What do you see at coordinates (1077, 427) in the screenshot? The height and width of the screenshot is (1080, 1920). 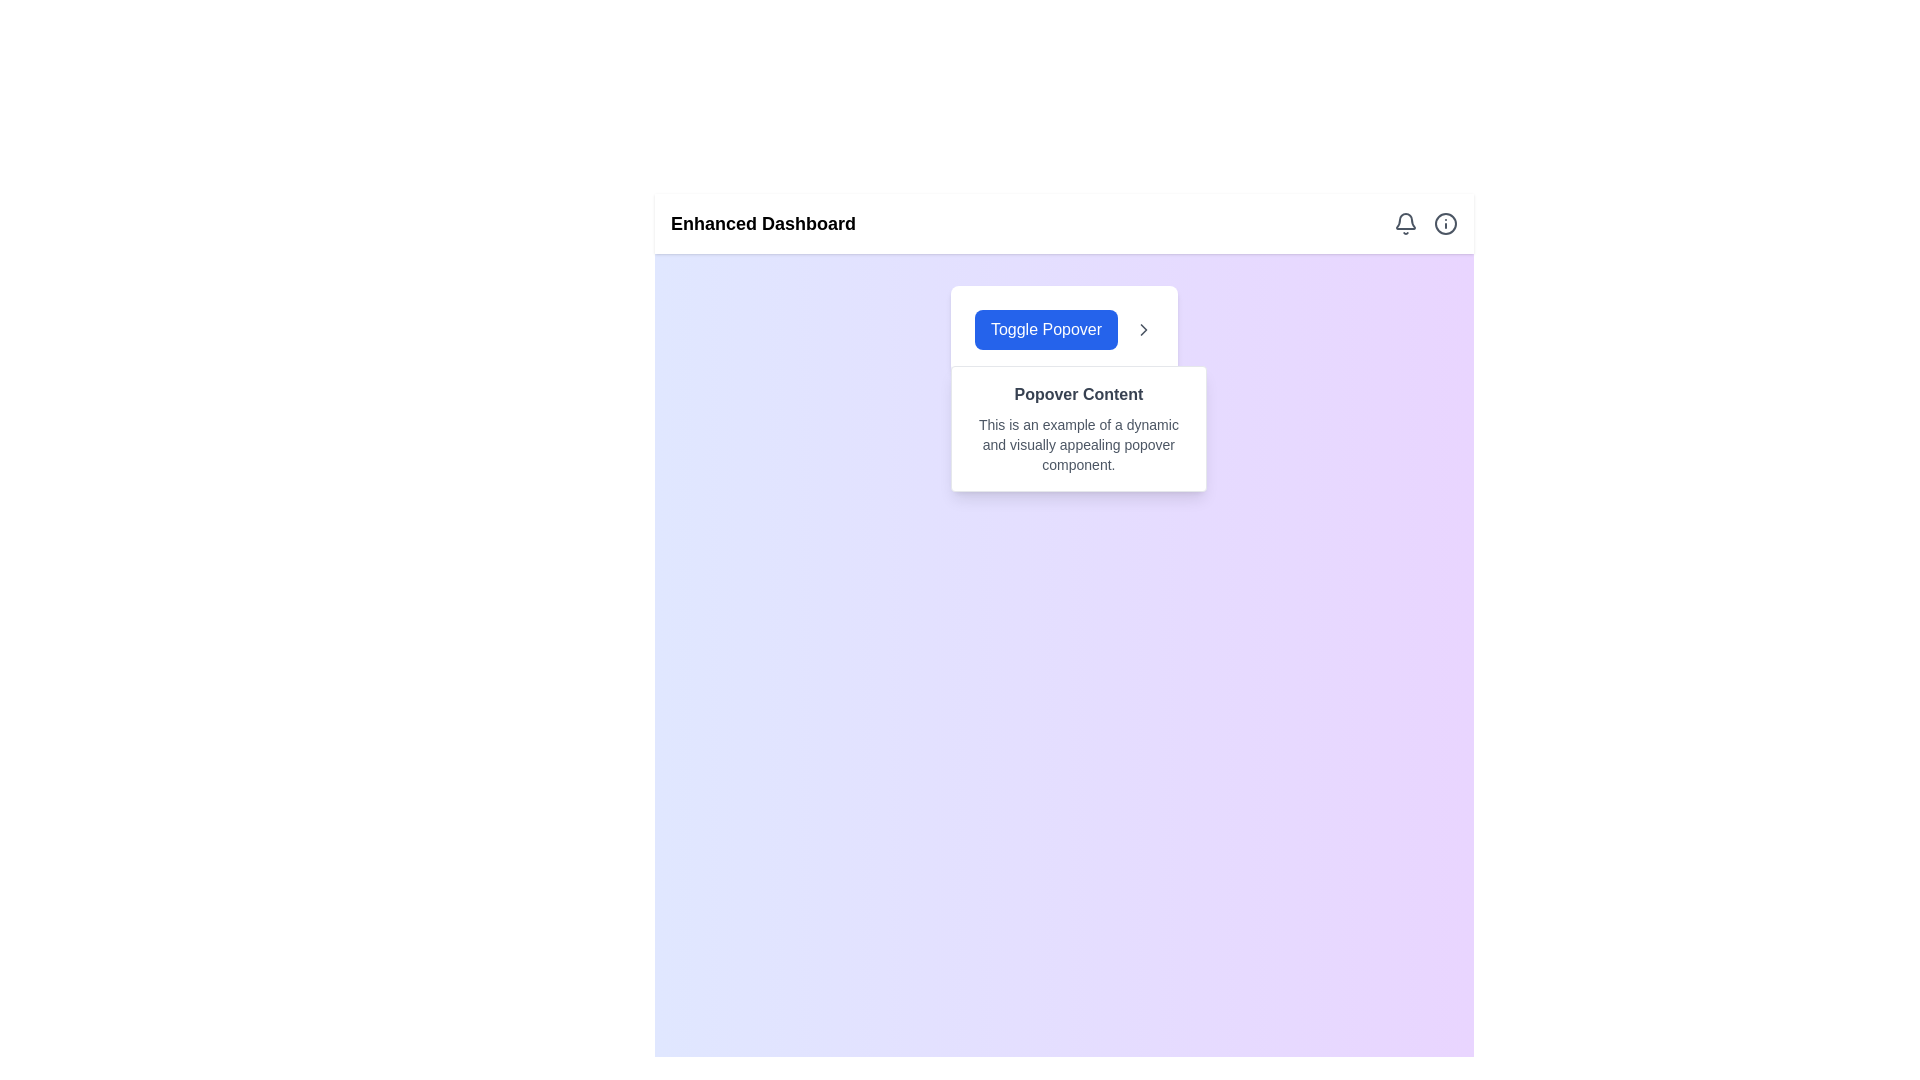 I see `the rectangular popover component with a white background, containing the title 'Popover Content' and subtext 'This is an example of a dynamic and visually appealing popover component.'` at bounding box center [1077, 427].